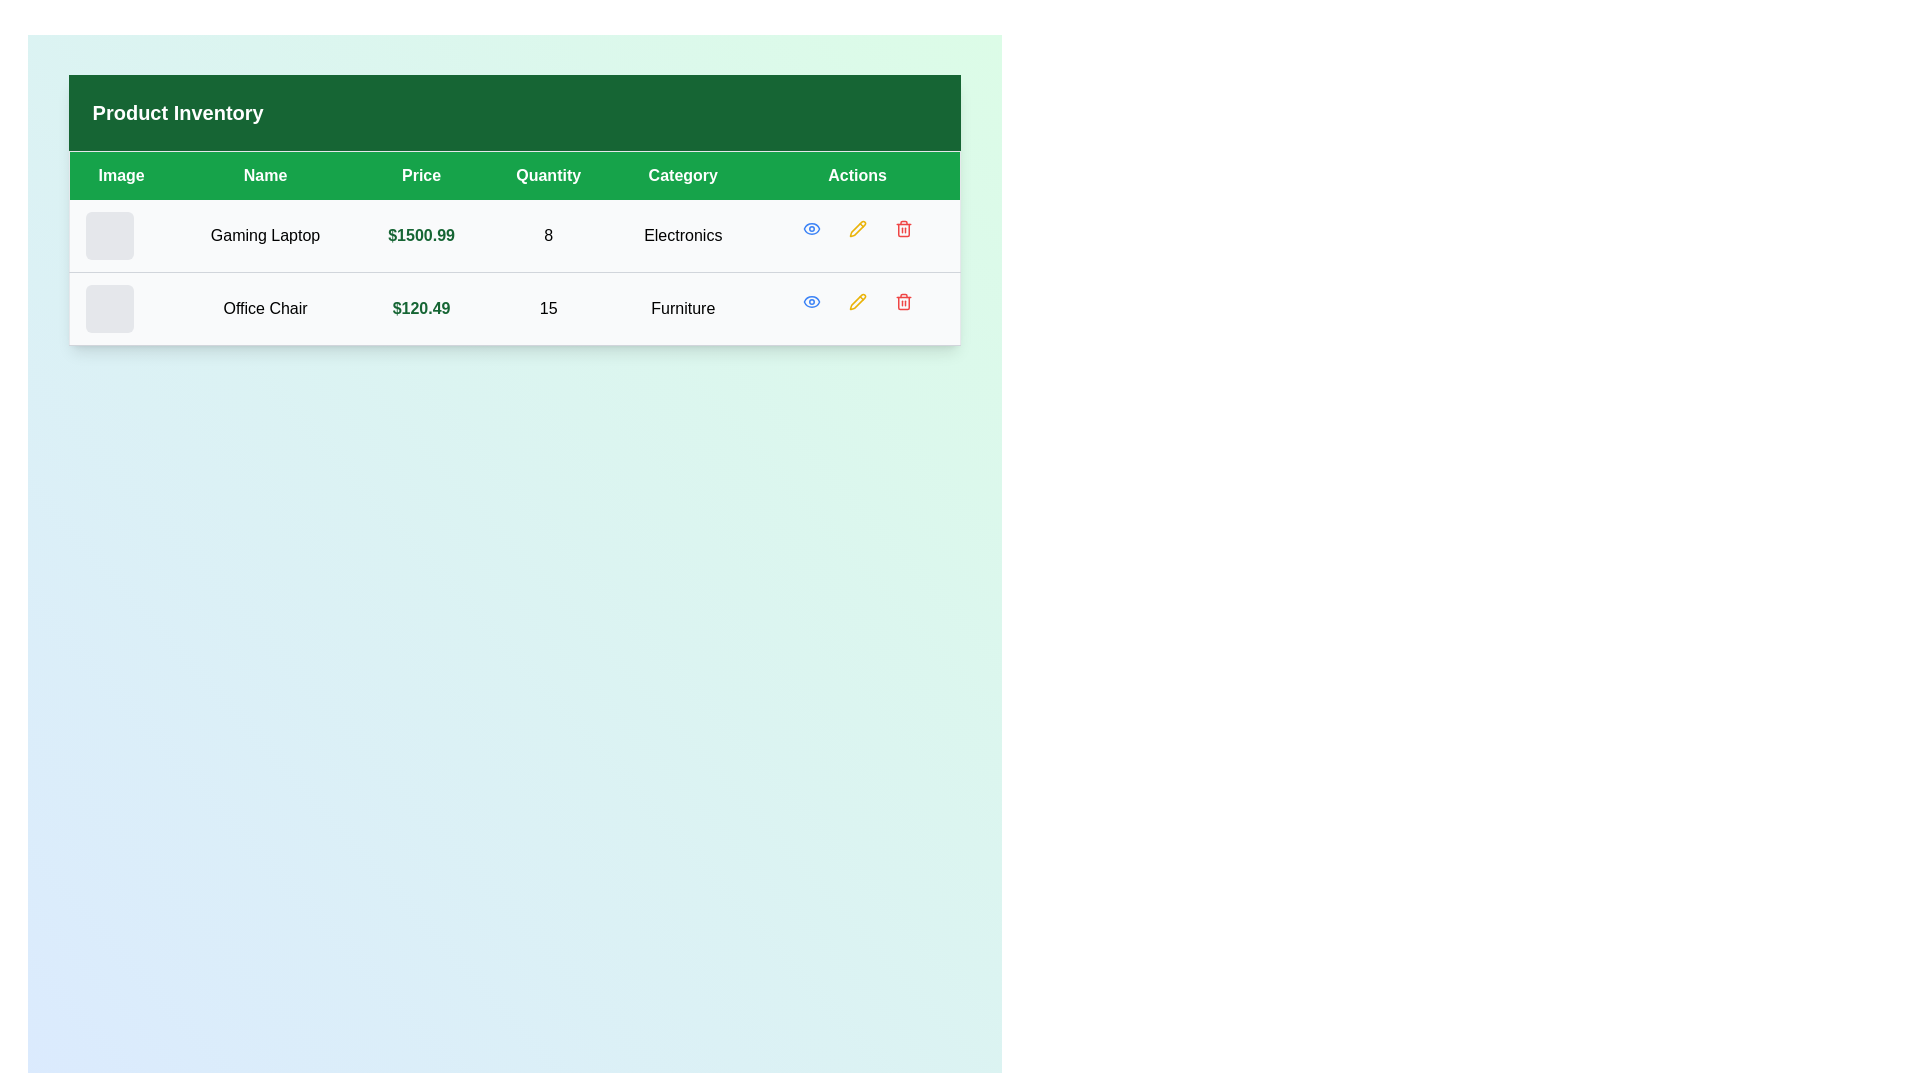 The height and width of the screenshot is (1080, 1920). What do you see at coordinates (514, 174) in the screenshot?
I see `the labels in the table header row located at the top center of the product inventory table` at bounding box center [514, 174].